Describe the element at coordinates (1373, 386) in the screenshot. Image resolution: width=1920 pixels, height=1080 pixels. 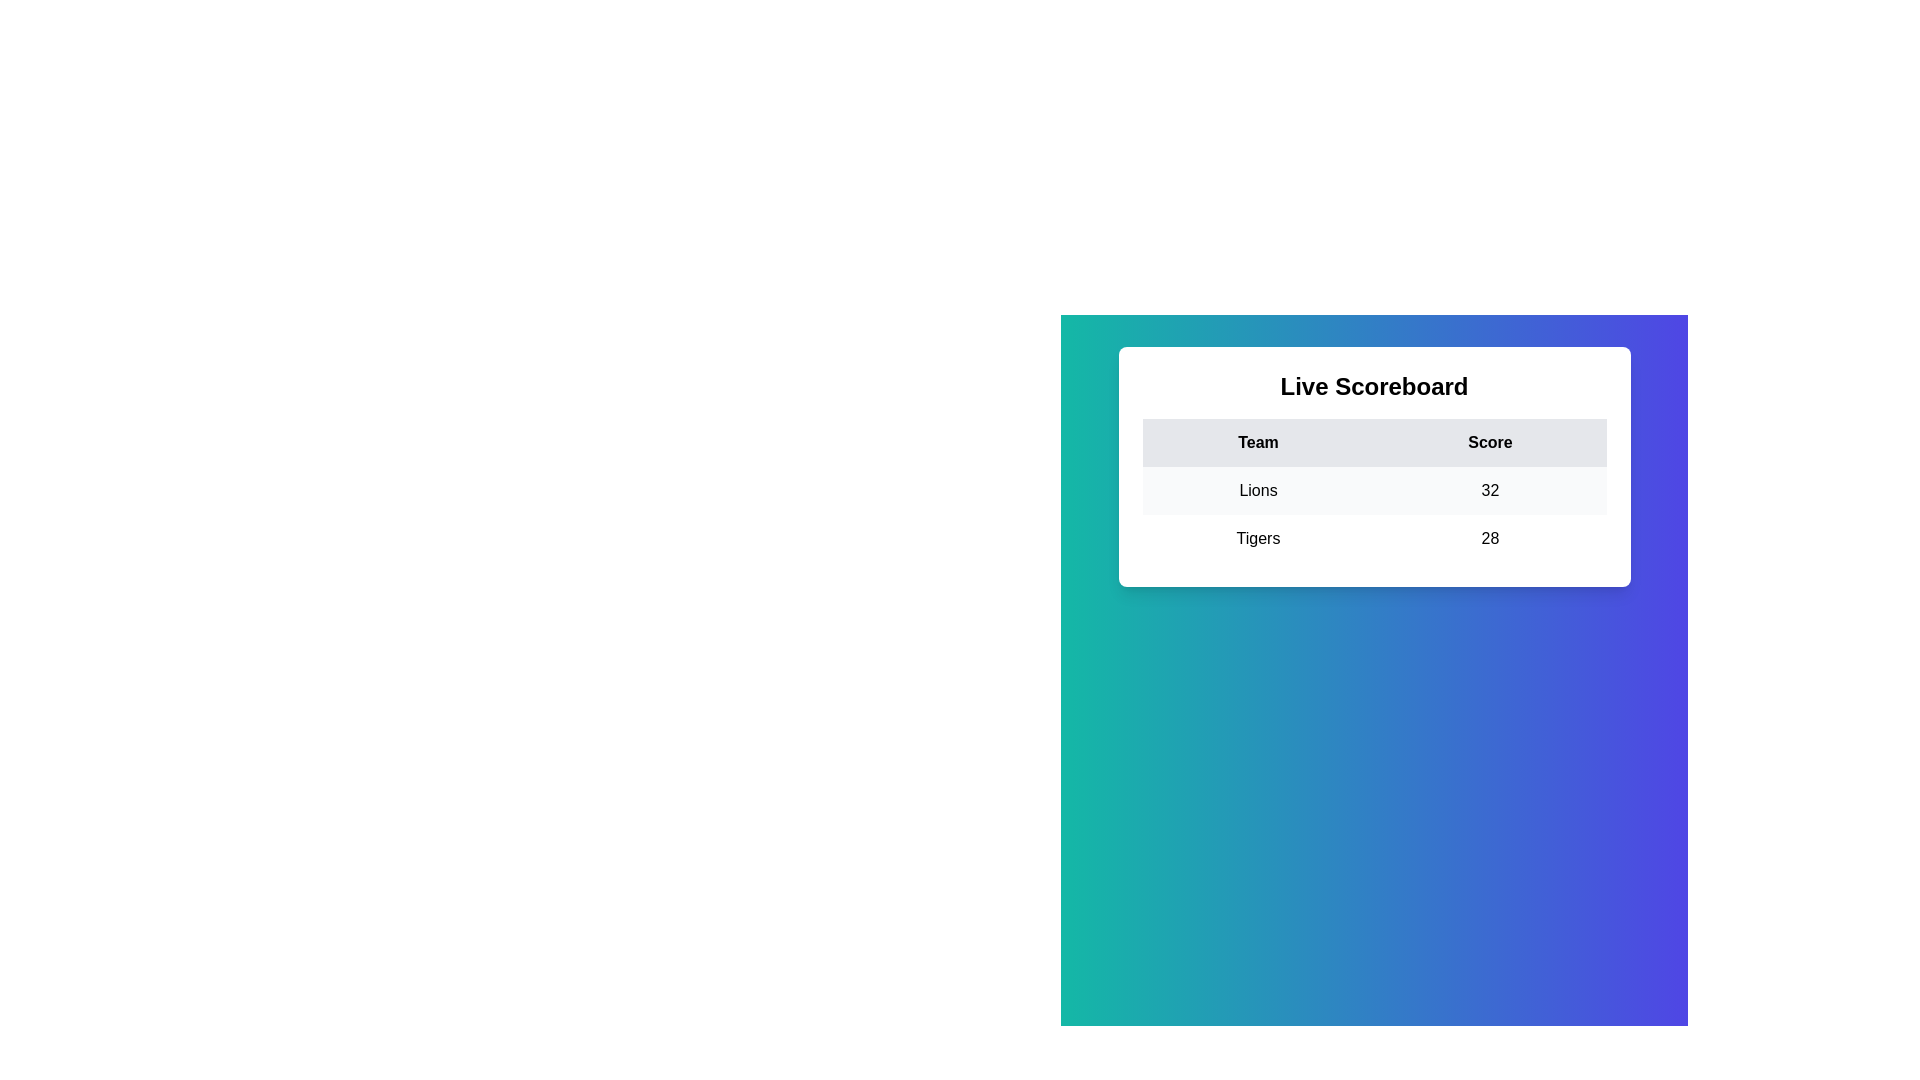
I see `the bold text element displaying 'Live Scoreboard' at the top-center of the scoreboard interface` at that location.